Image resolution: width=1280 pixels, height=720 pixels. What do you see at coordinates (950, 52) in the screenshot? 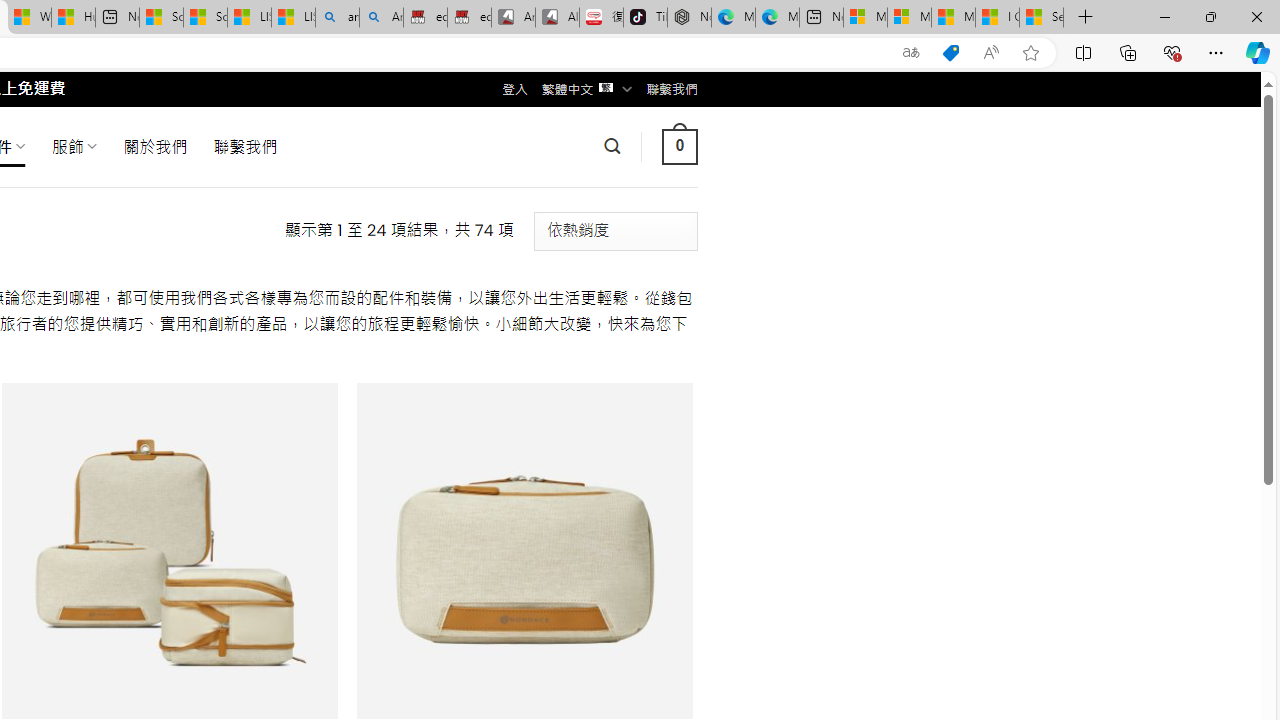
I see `'This site has coupons! Shopping in Microsoft Edge'` at bounding box center [950, 52].